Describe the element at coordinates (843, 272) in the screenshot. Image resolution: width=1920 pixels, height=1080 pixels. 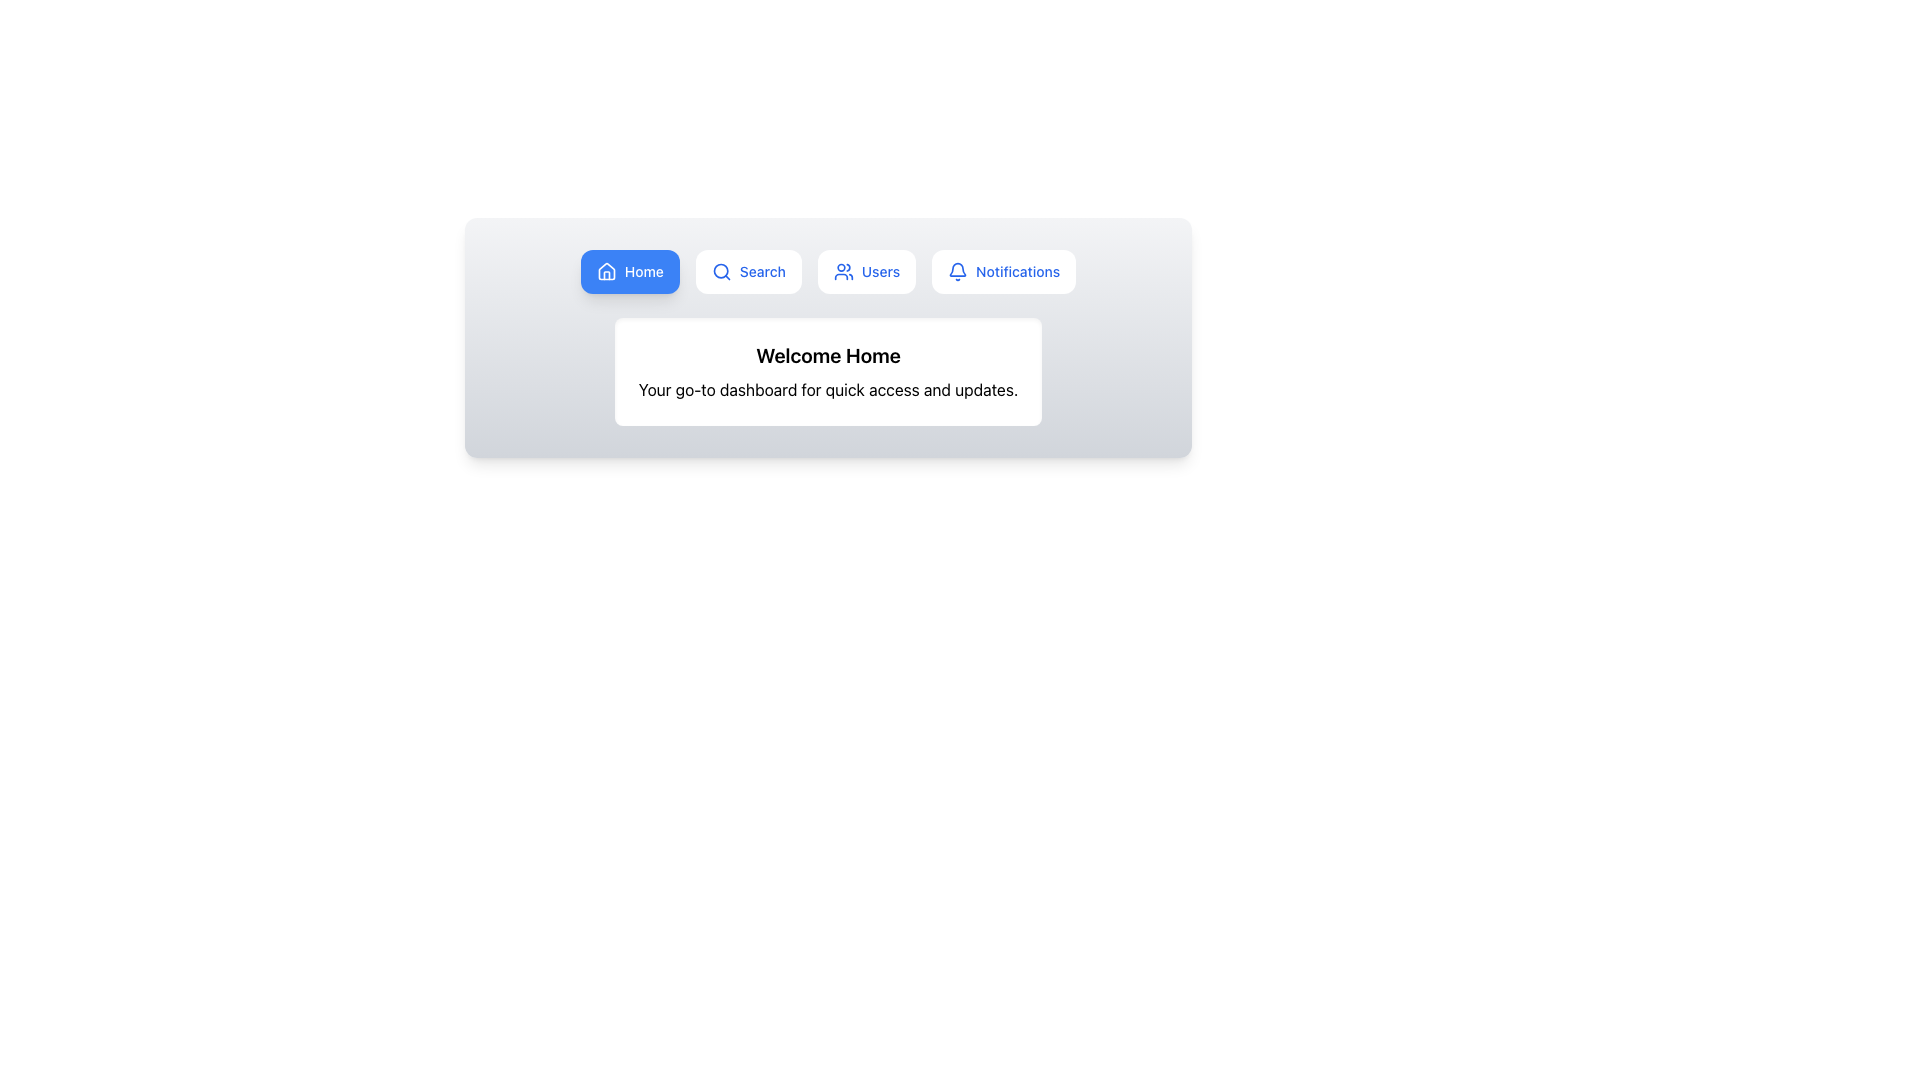
I see `the 'Users' navigation icon located in the top-center navigation menu, which is the third icon from the left` at that location.